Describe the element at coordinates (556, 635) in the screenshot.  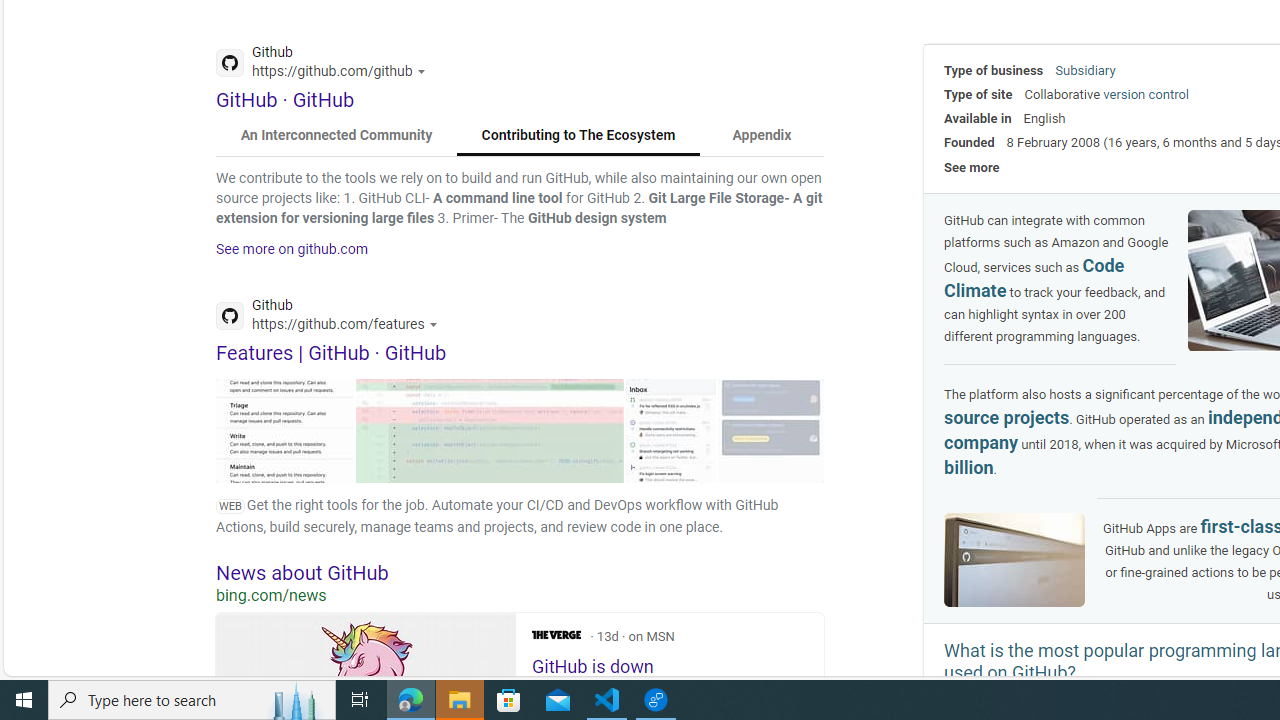
I see `'The Verge on MSN.com'` at that location.